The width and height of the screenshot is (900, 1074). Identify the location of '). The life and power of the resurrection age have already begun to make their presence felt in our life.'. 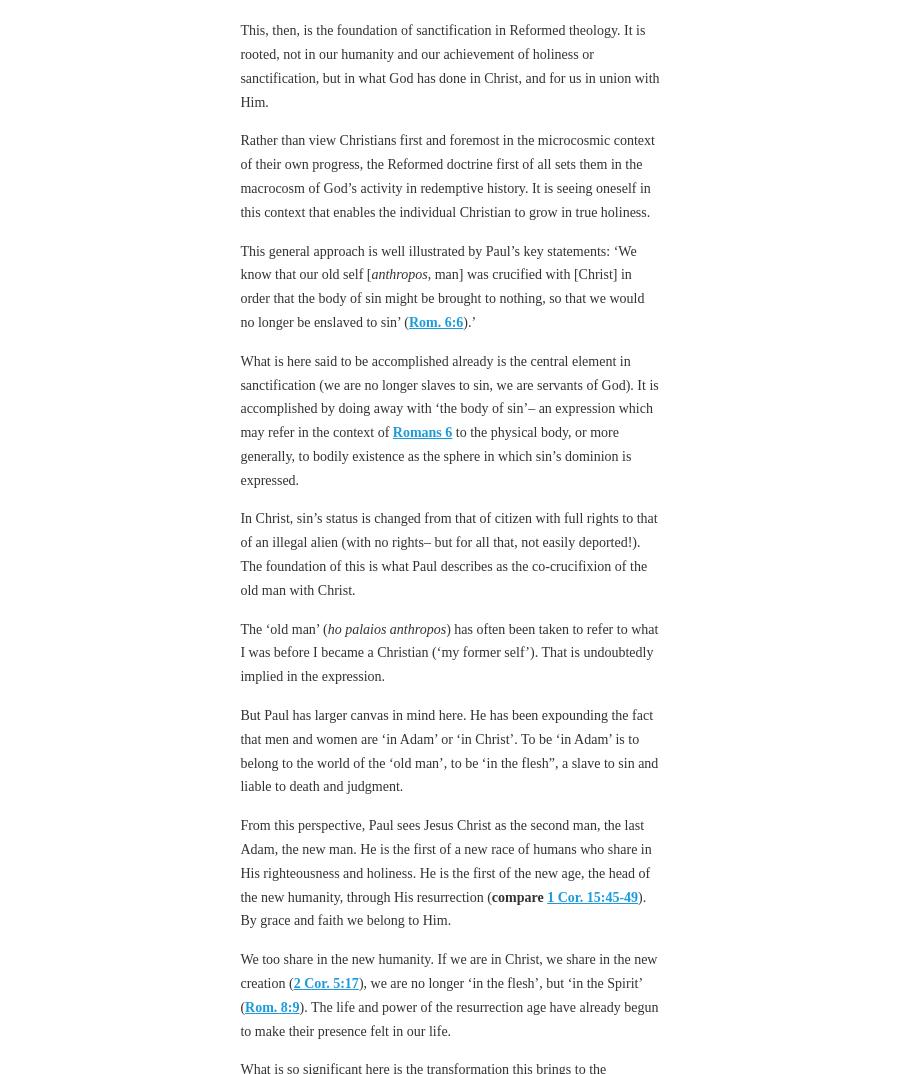
(449, 1017).